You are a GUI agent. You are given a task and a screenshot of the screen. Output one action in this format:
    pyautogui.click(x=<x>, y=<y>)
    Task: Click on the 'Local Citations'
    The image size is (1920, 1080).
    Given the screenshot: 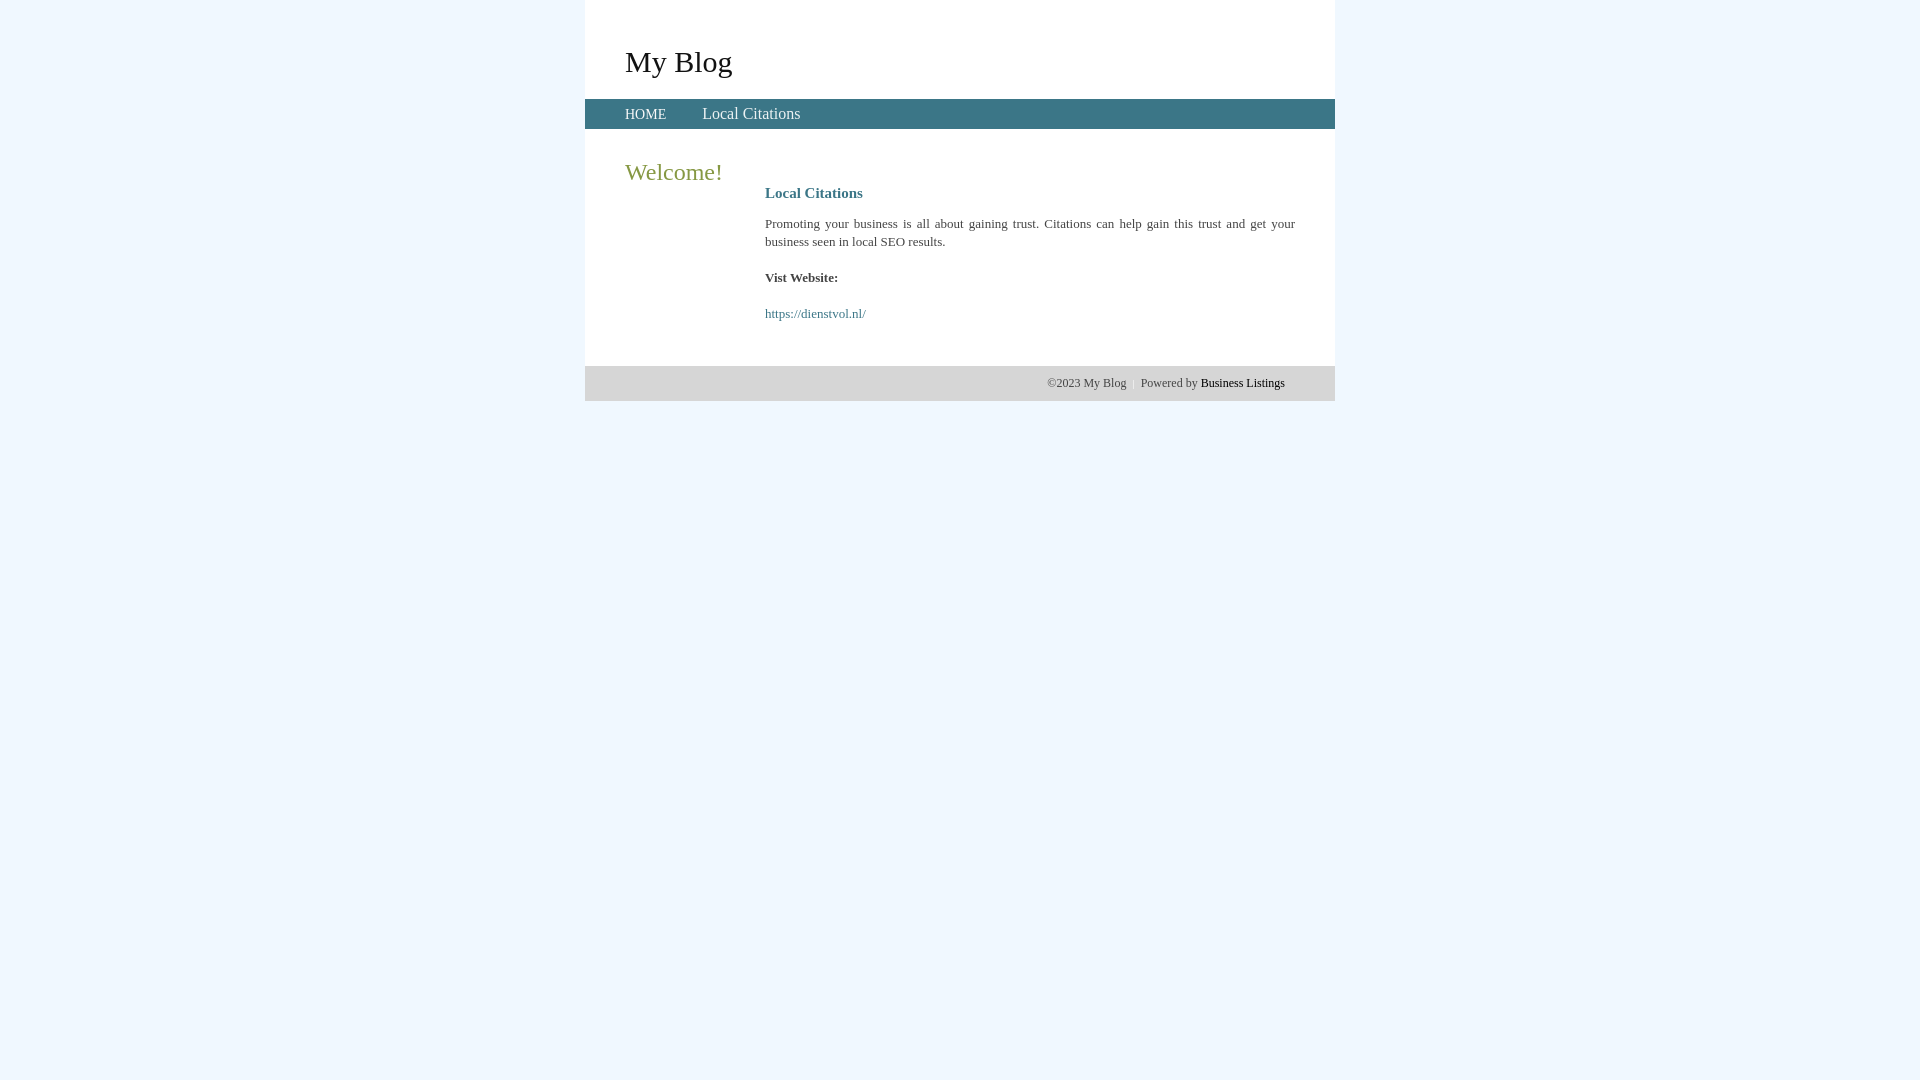 What is the action you would take?
    pyautogui.click(x=749, y=113)
    